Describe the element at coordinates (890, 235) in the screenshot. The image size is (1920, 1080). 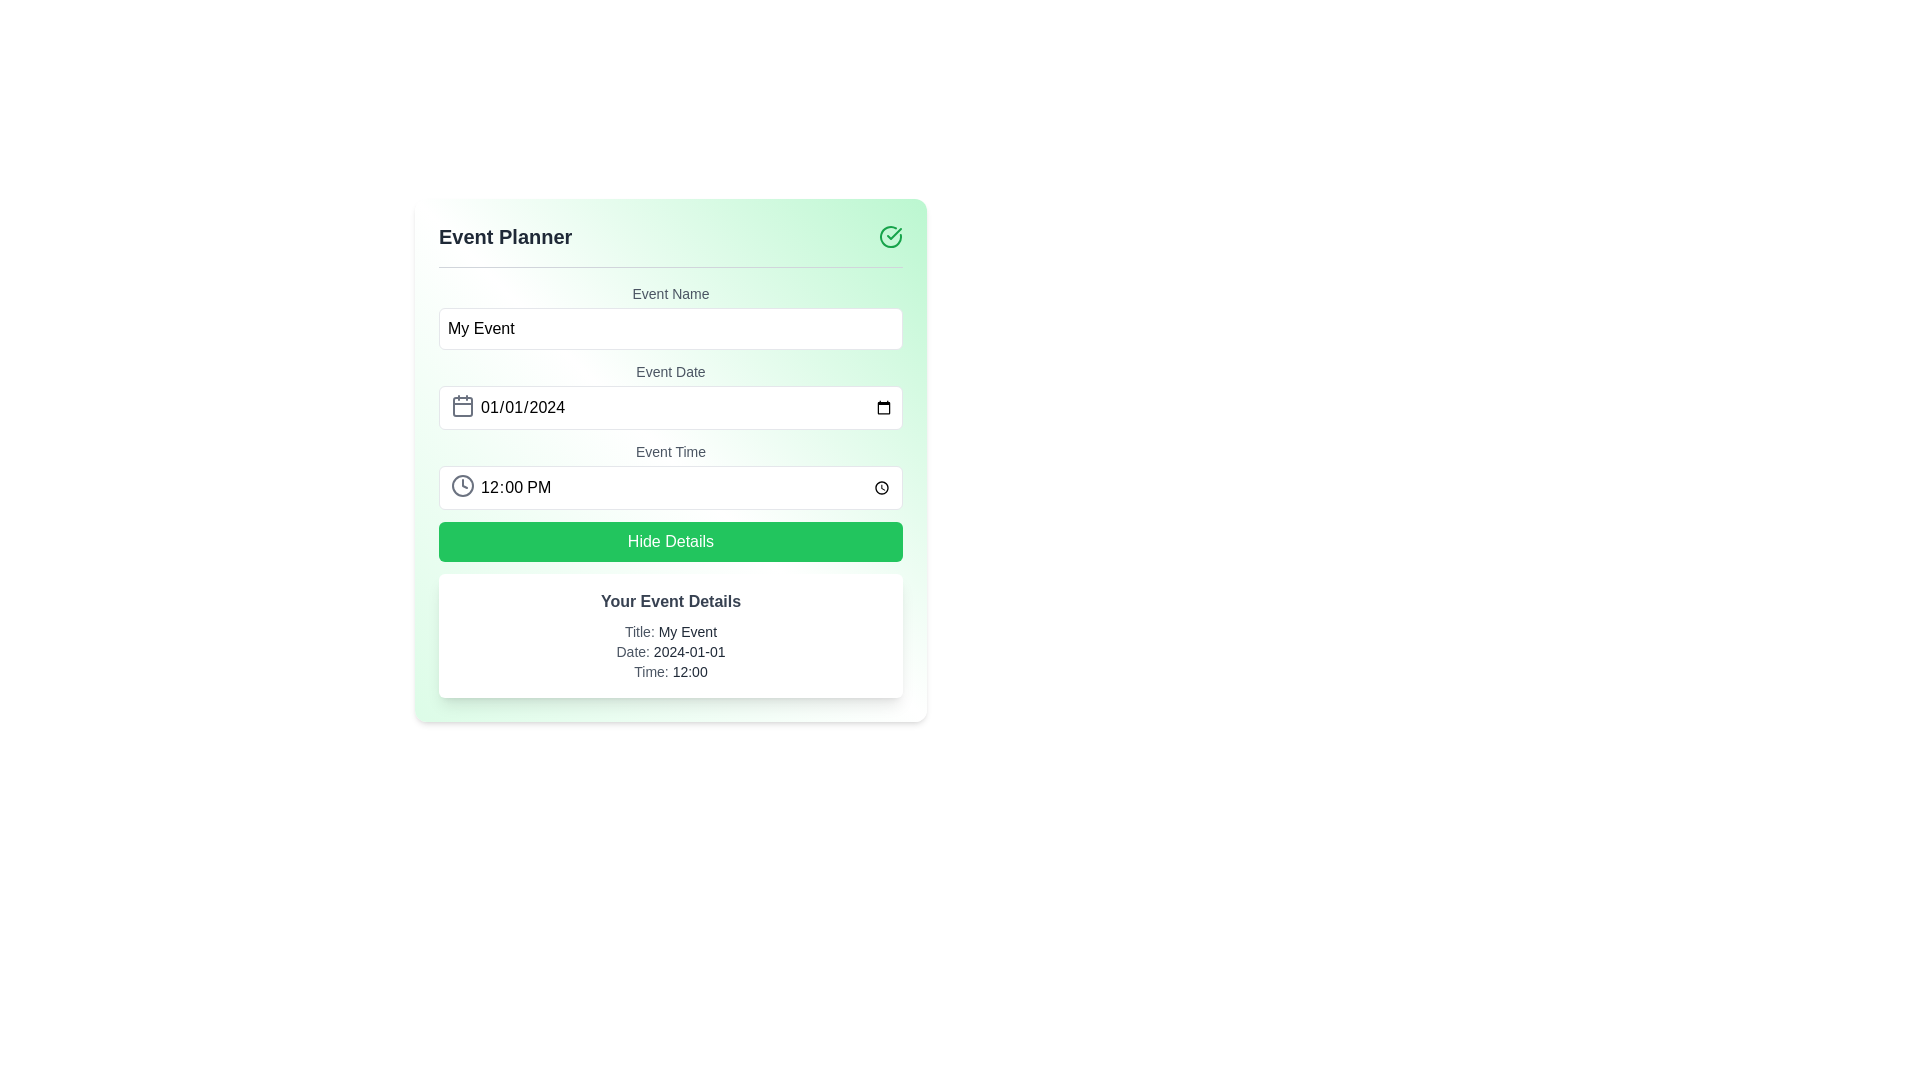
I see `the completion status SVG icon located in the top-right corner of the 'Event Planner' panel, adjacent to the panel's title text 'Event Planner'` at that location.